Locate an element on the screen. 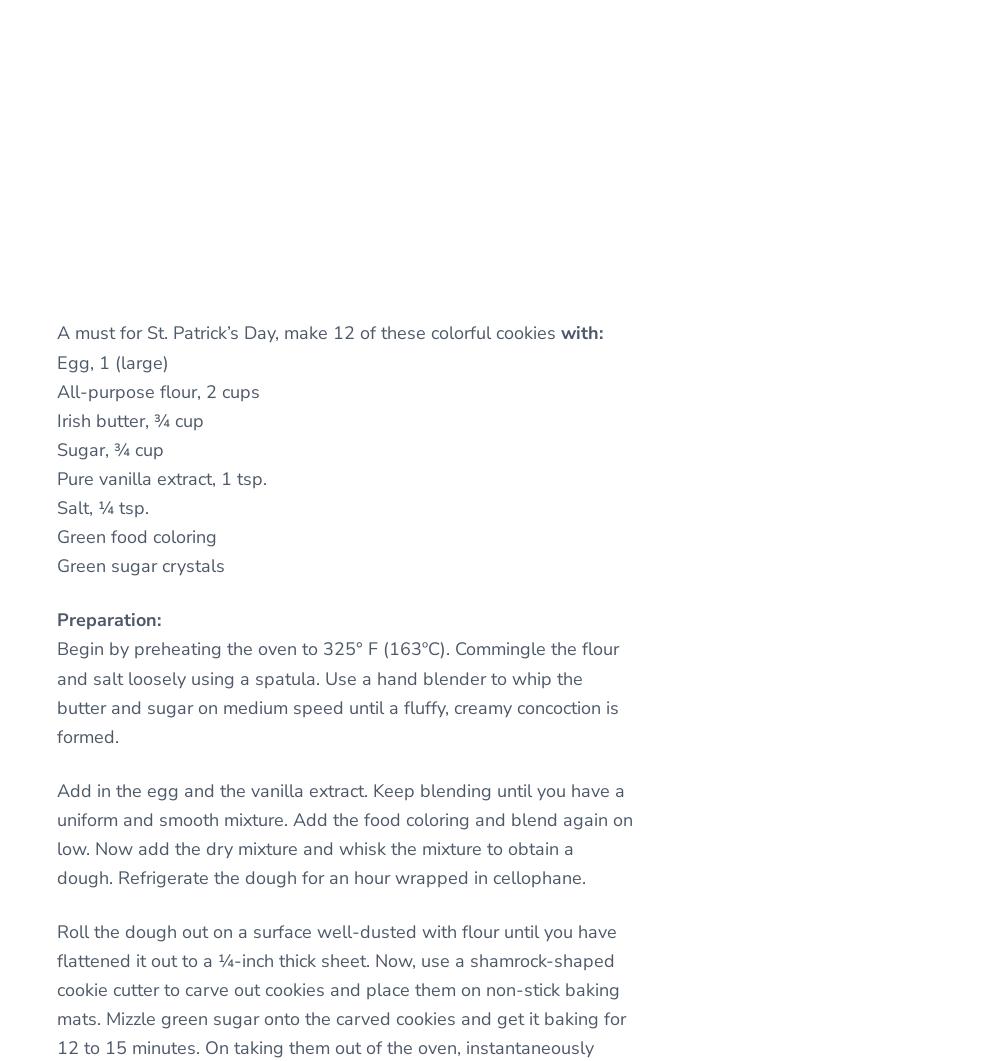 The width and height of the screenshot is (984, 1061). 'Preparation:' is located at coordinates (108, 619).